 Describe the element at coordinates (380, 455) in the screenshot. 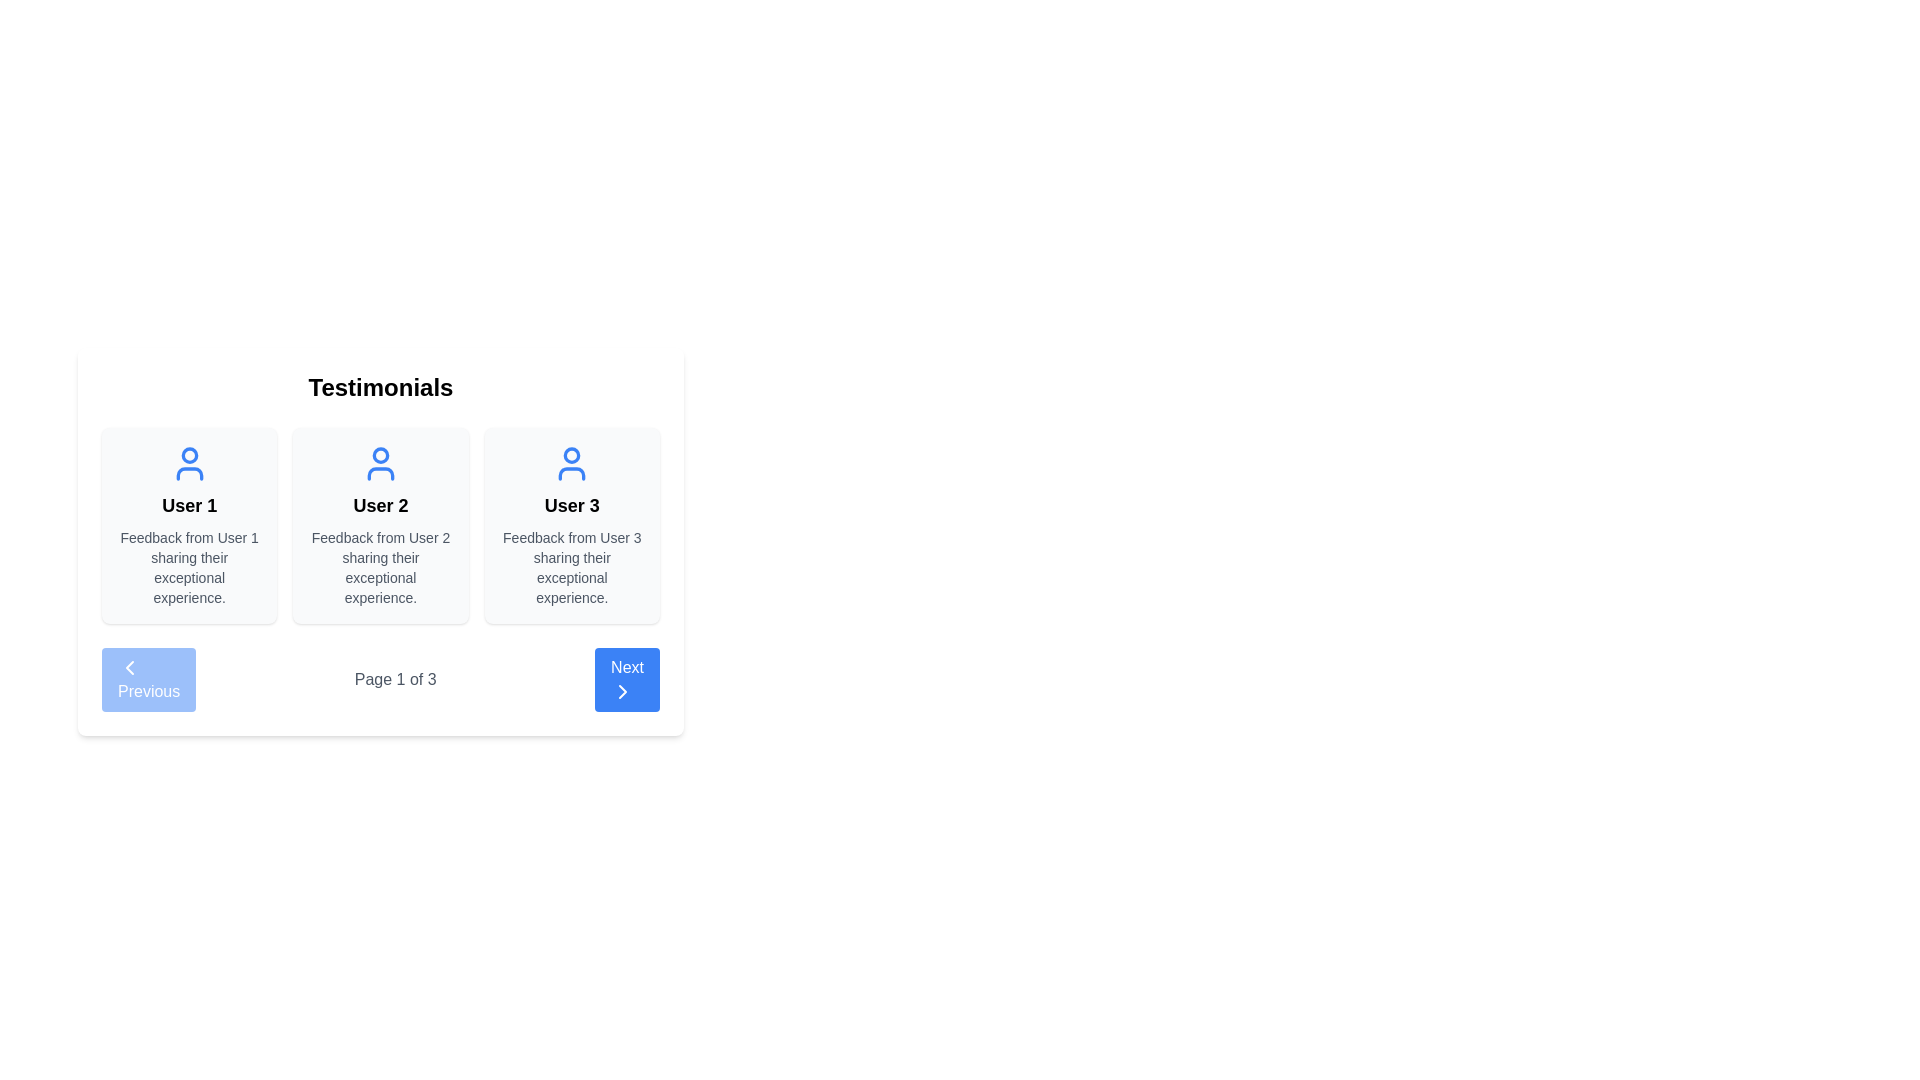

I see `the head circle of the user avatar icon in the second testimonial user card under the heading 'Testimonials'` at that location.